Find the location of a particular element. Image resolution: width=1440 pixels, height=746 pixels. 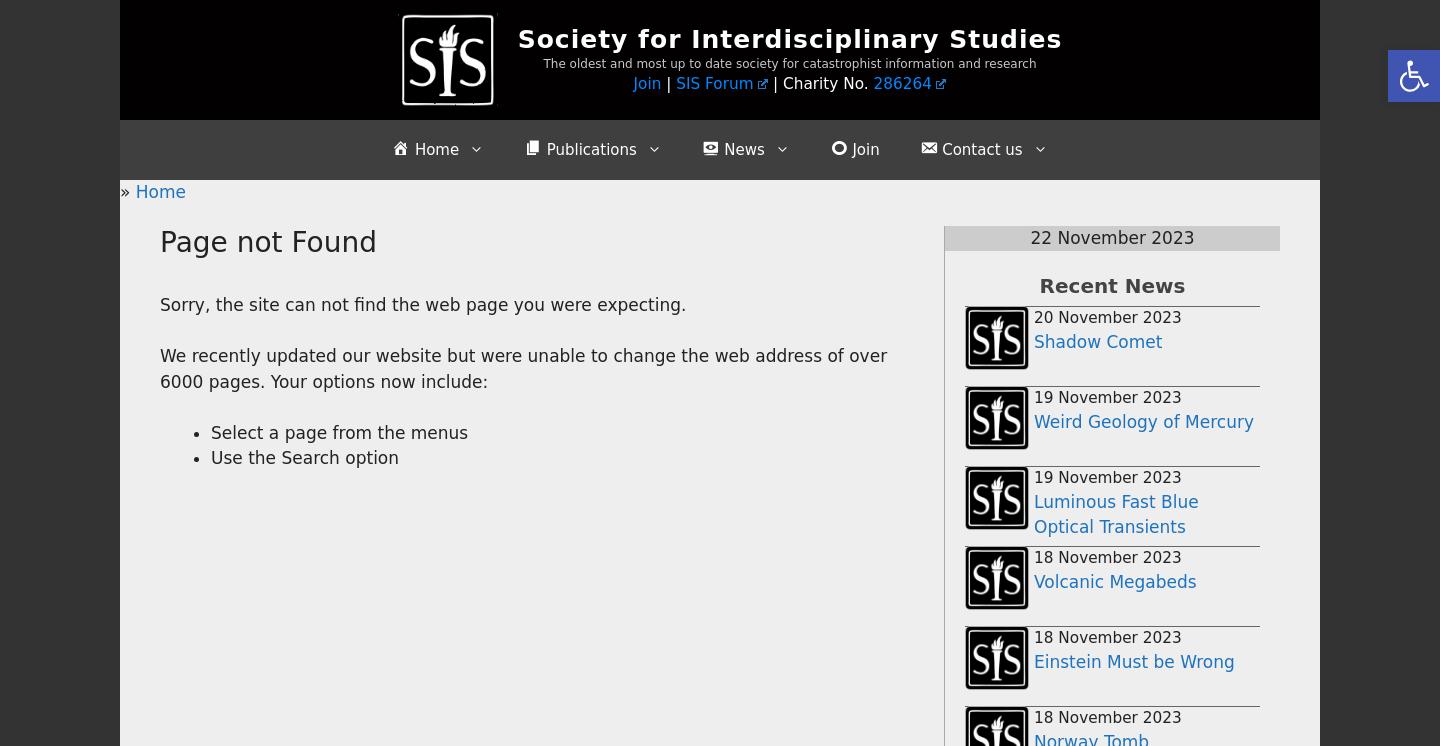

'The oldest and most up to date society for catastrophist information and research' is located at coordinates (789, 62).